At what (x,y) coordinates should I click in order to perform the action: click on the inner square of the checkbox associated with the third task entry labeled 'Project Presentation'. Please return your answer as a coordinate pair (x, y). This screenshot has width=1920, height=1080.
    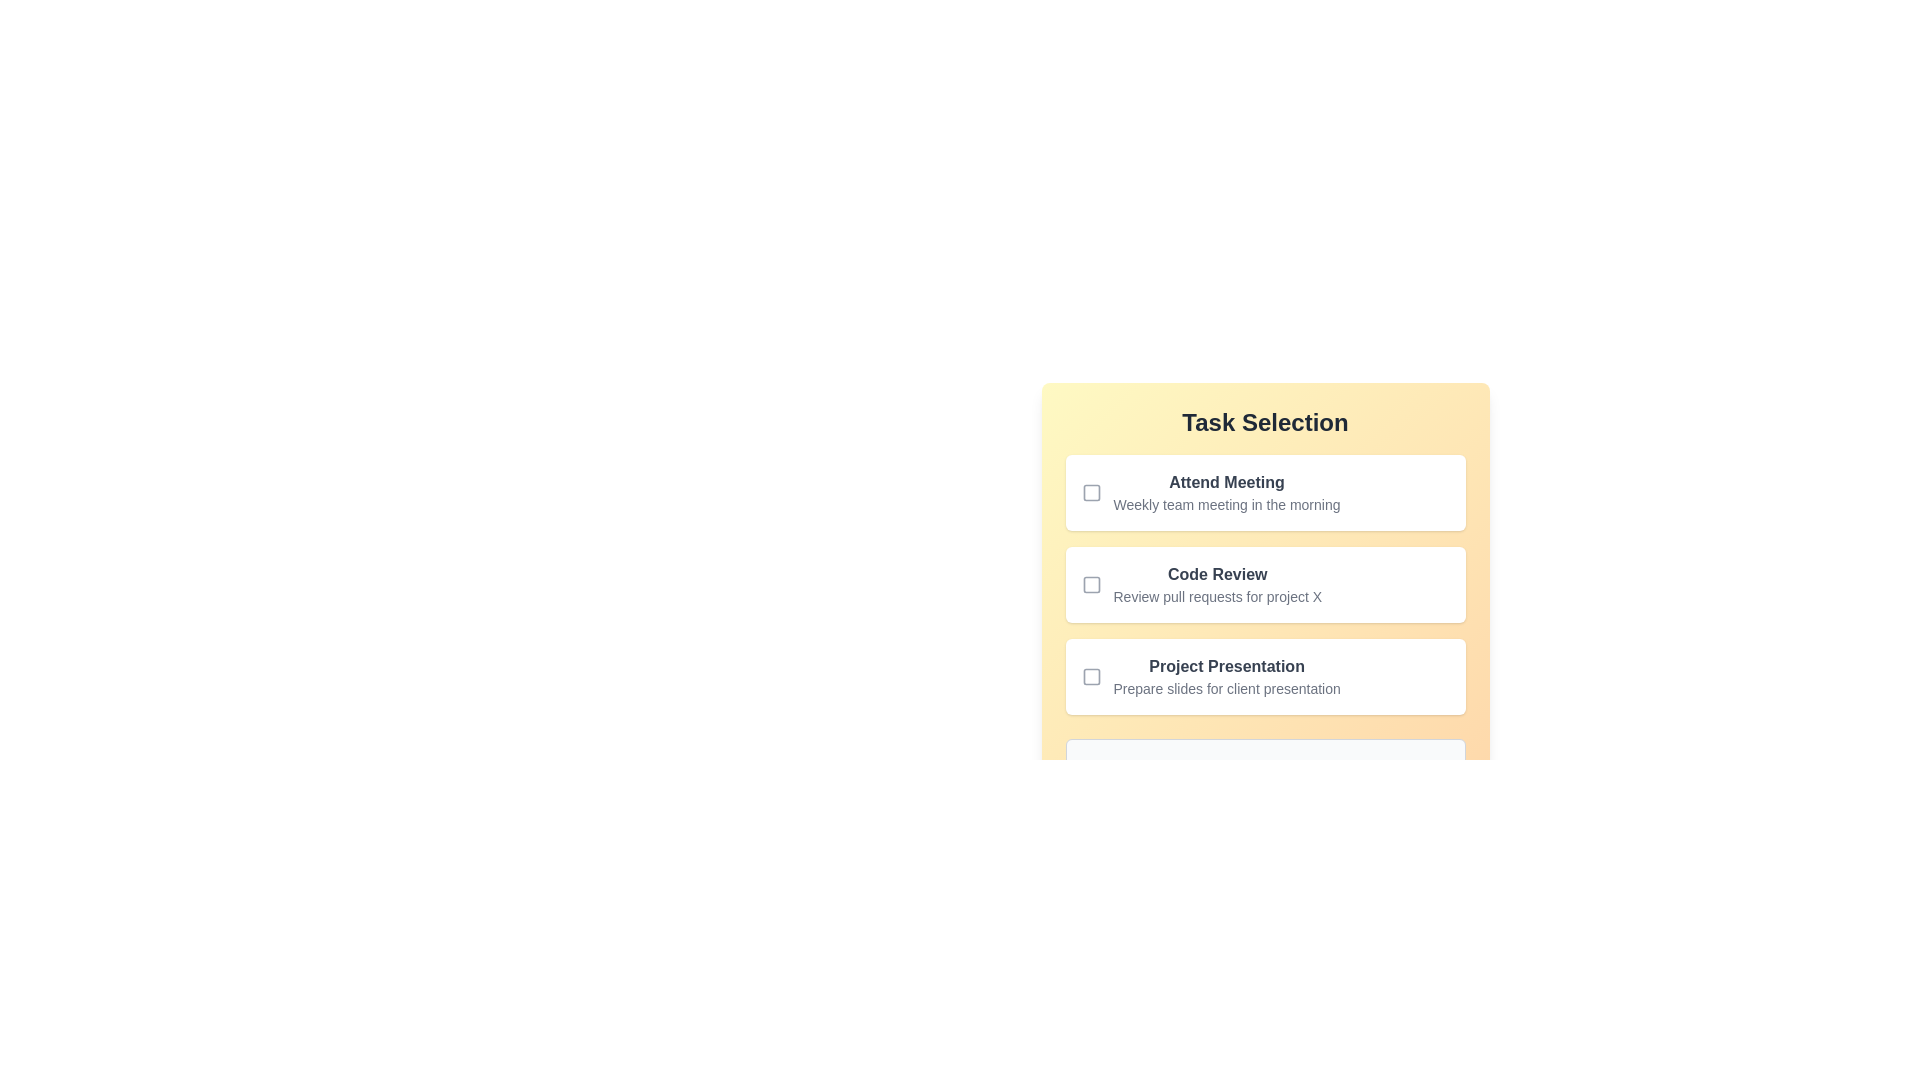
    Looking at the image, I should click on (1090, 676).